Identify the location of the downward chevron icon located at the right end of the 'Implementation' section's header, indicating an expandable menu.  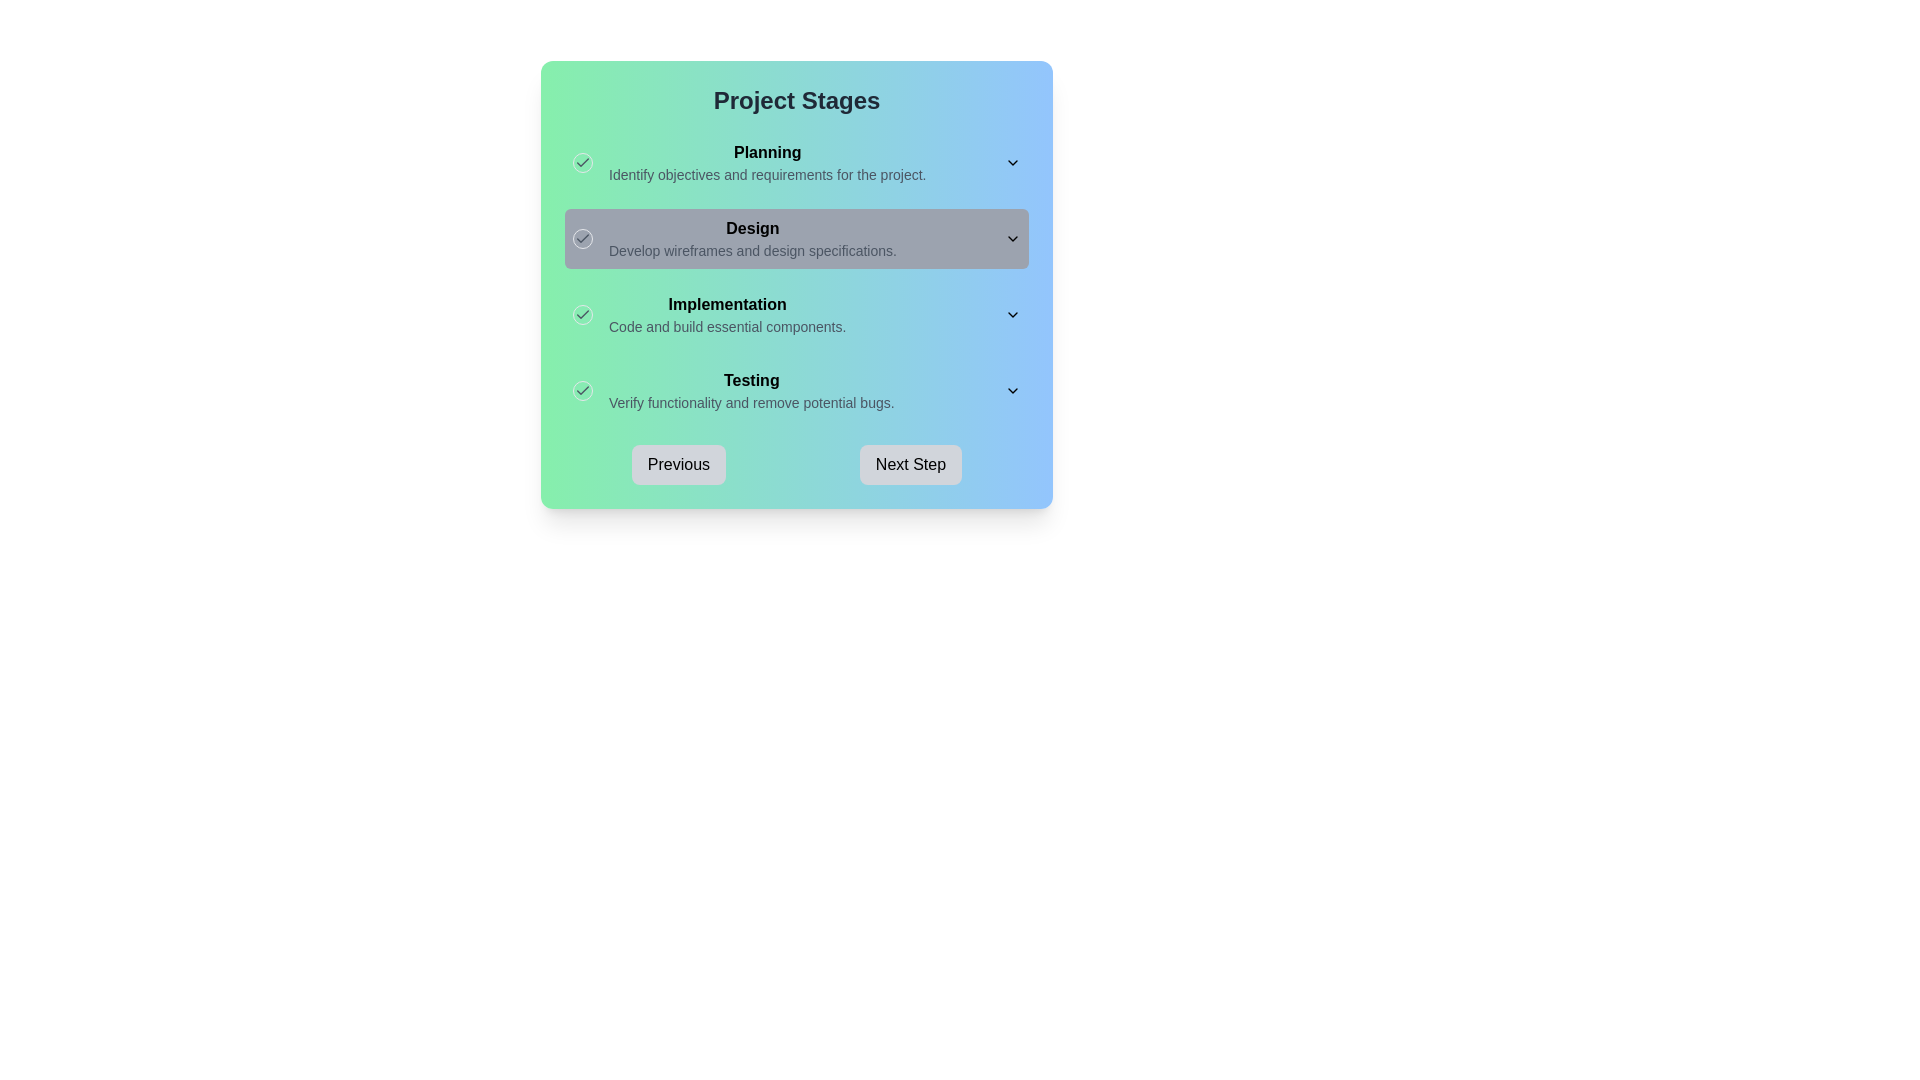
(1012, 315).